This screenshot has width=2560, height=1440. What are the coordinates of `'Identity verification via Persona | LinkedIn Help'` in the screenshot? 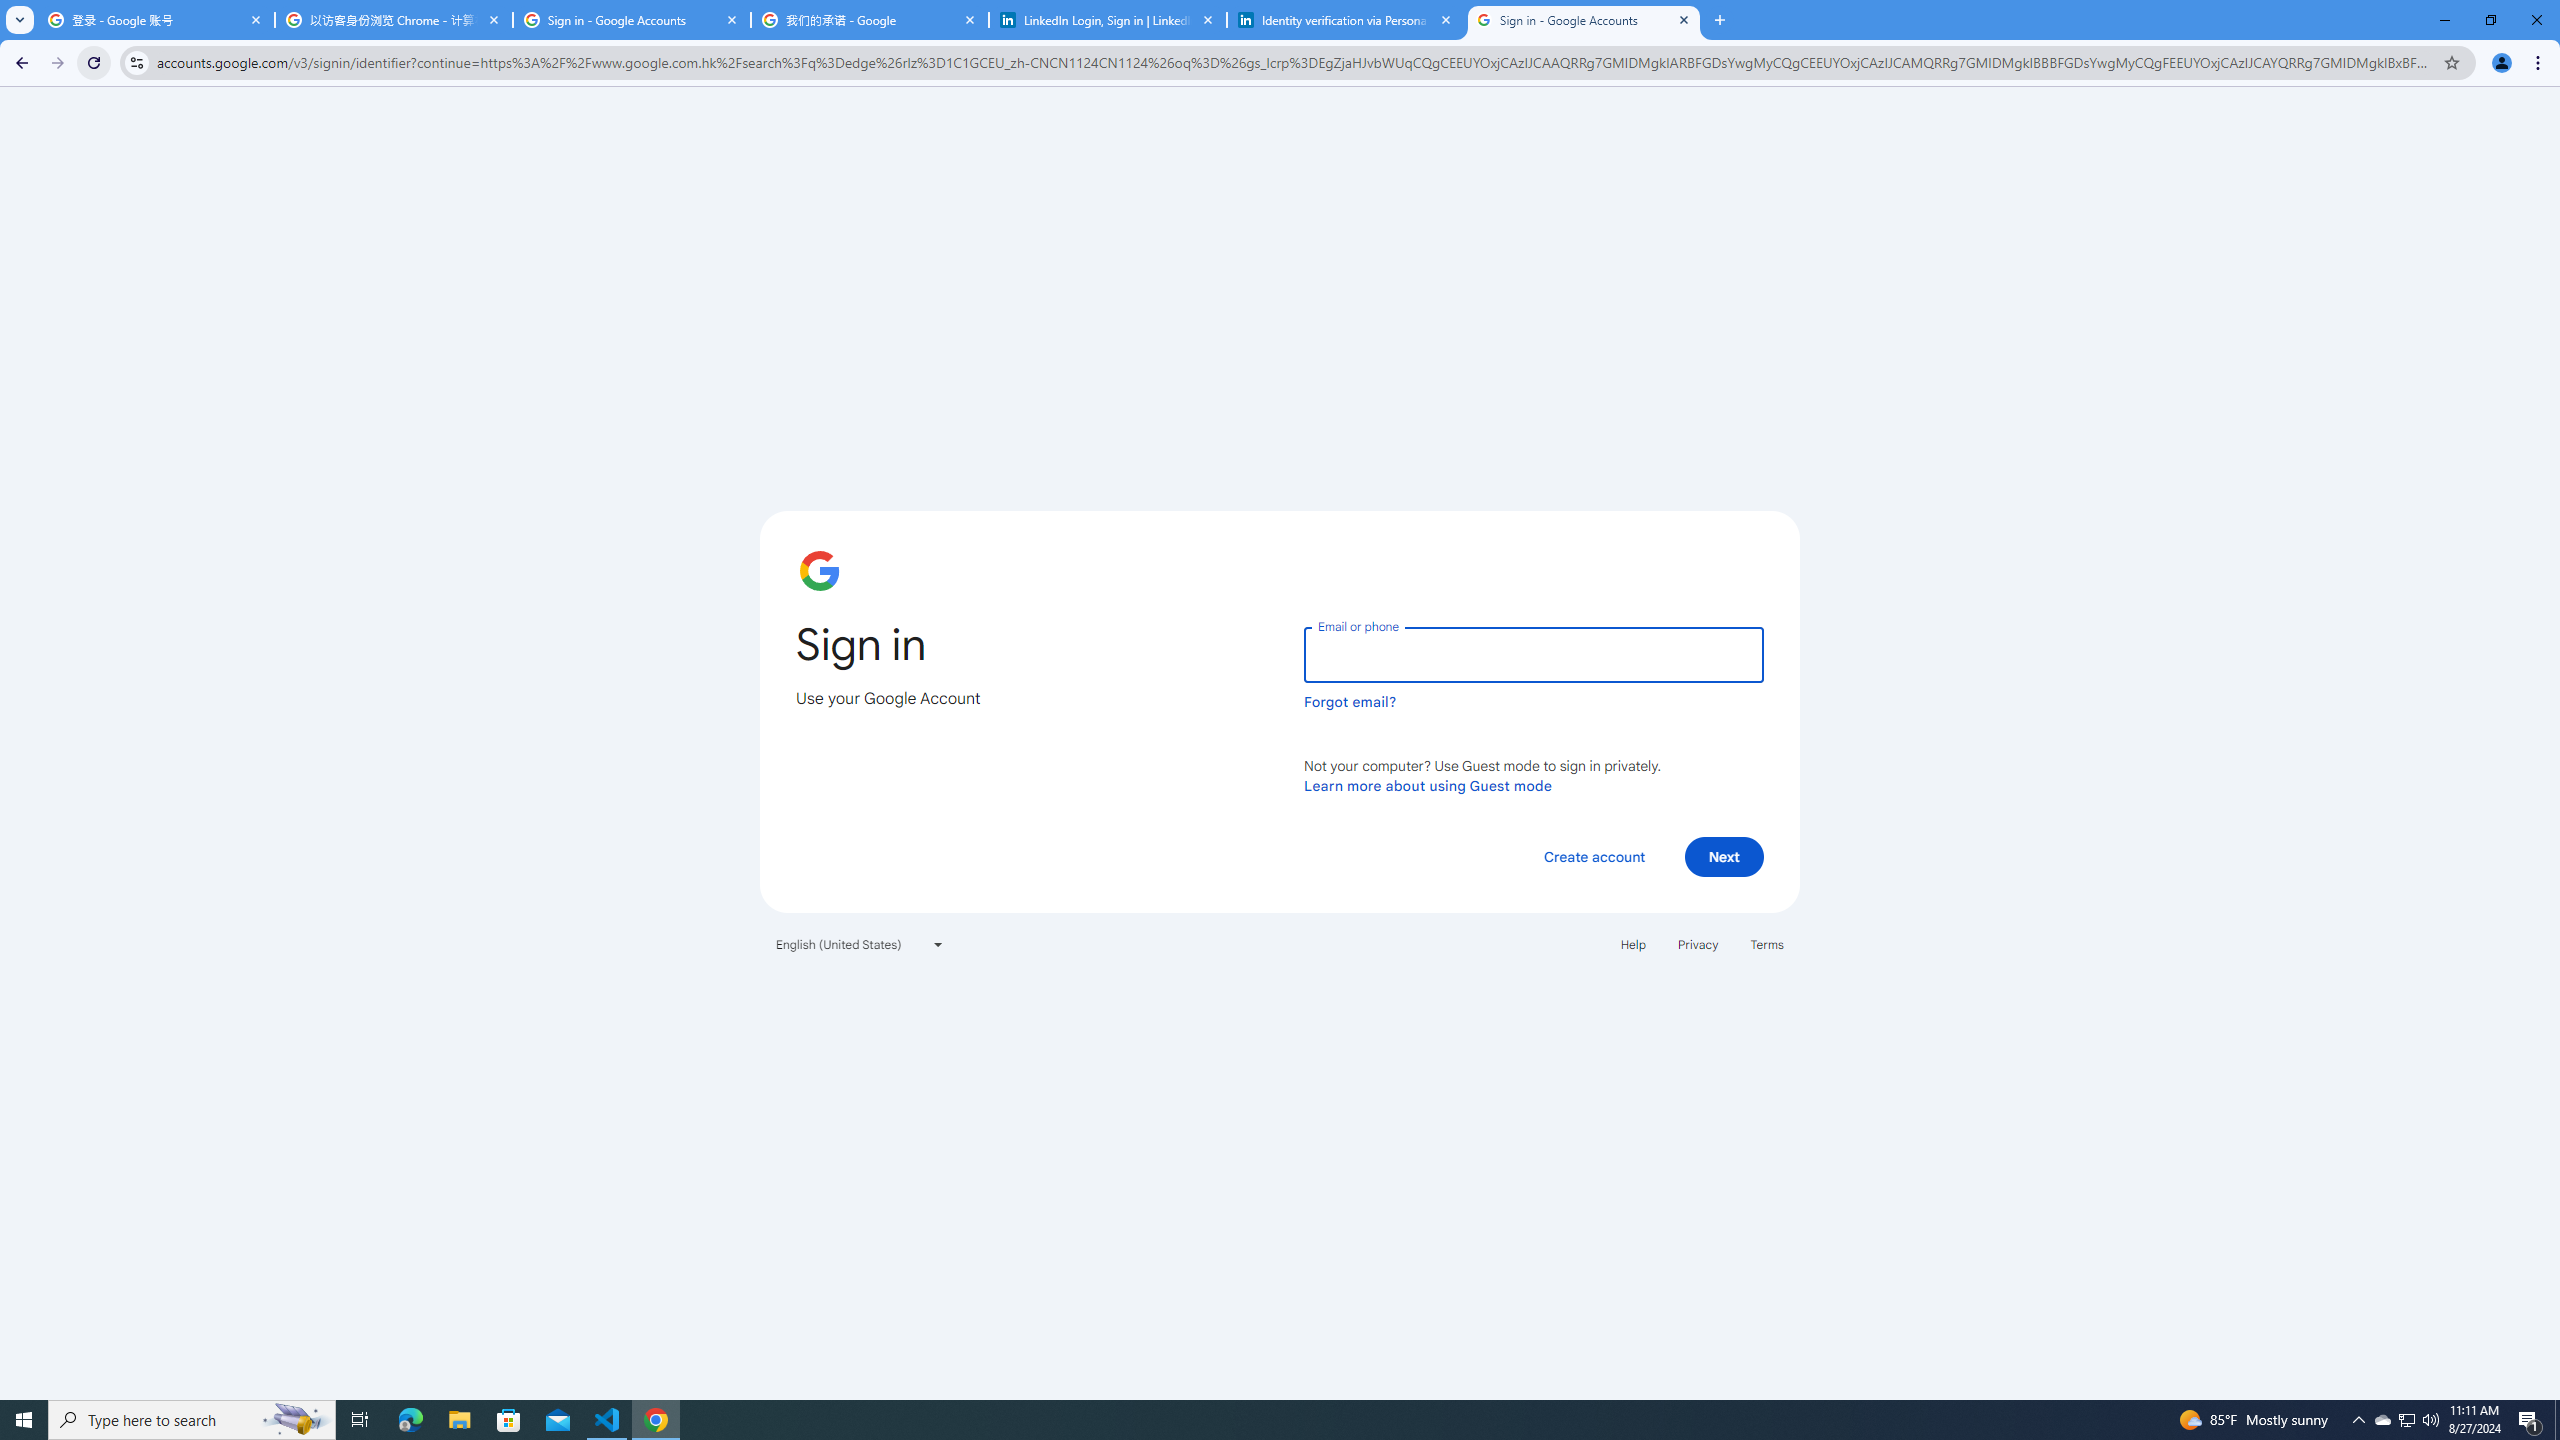 It's located at (1345, 19).